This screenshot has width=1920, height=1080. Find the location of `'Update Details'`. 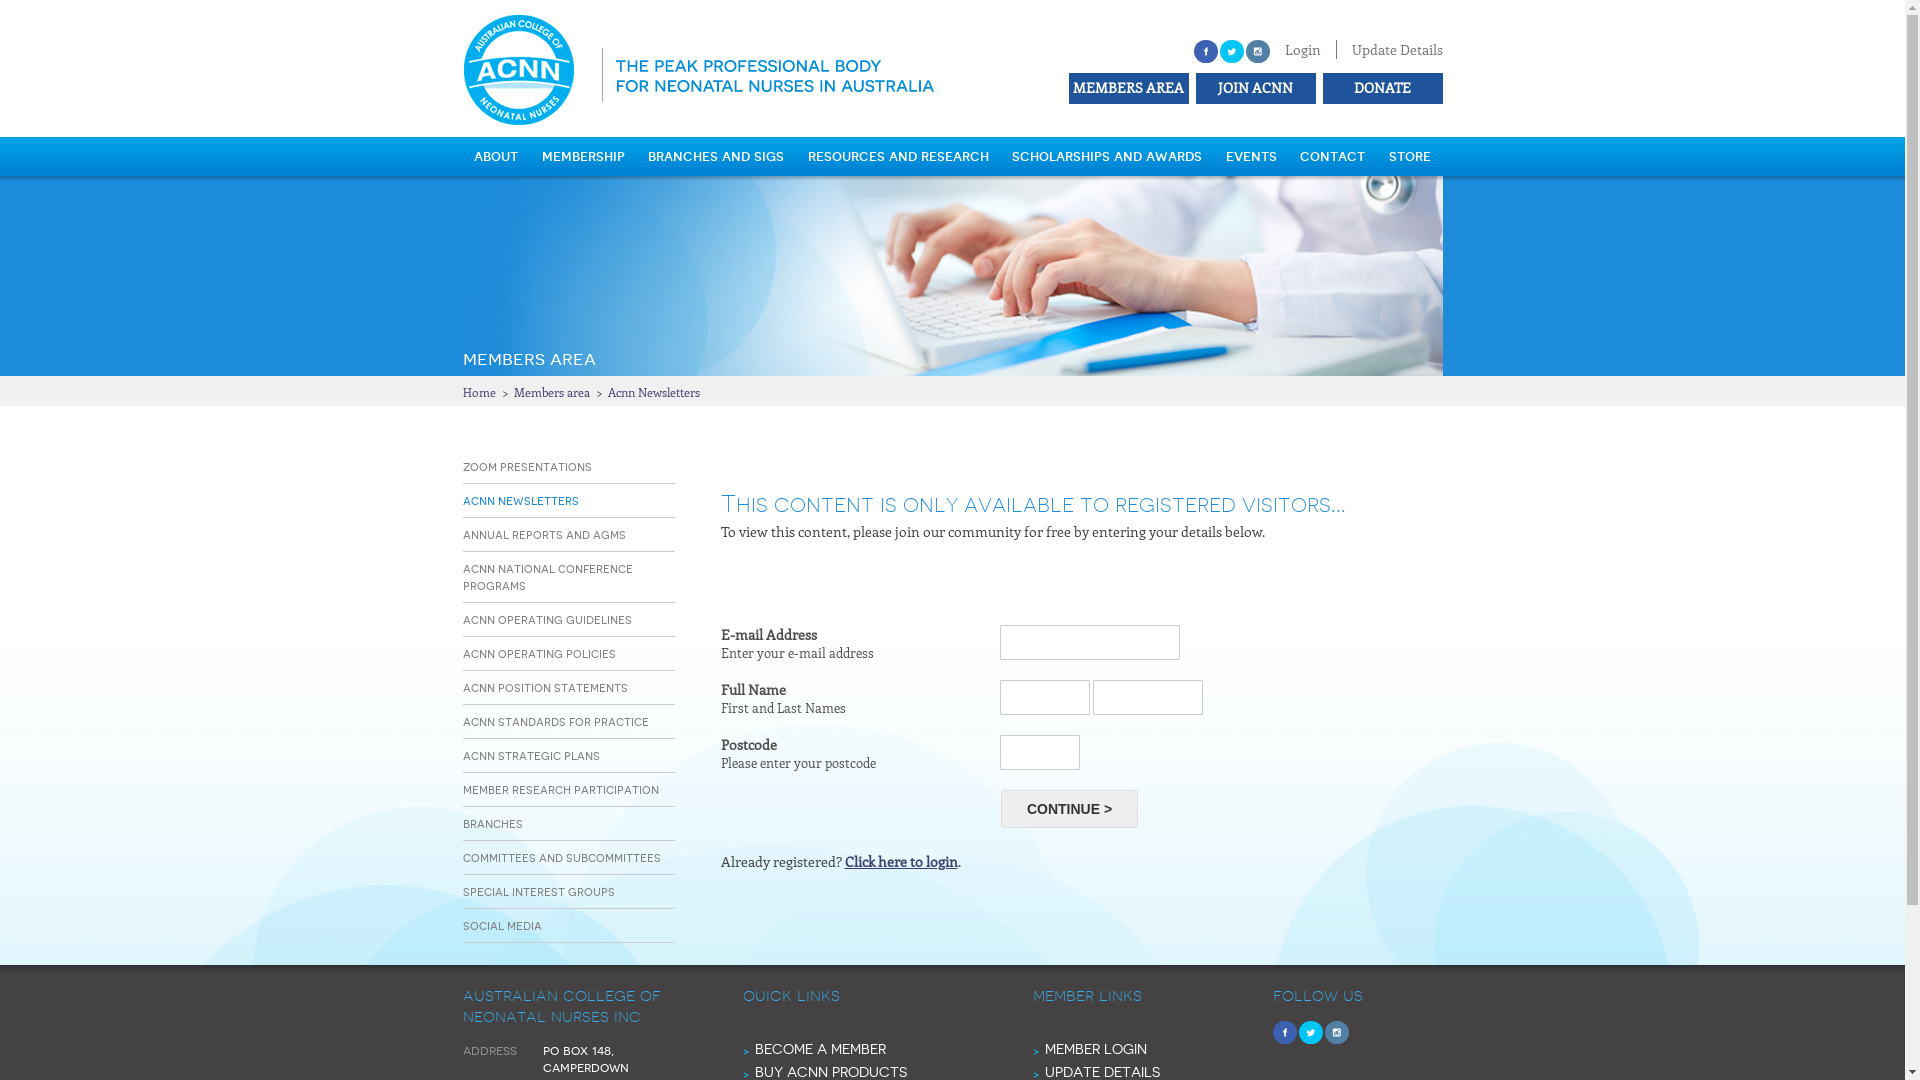

'Update Details' is located at coordinates (1396, 48).